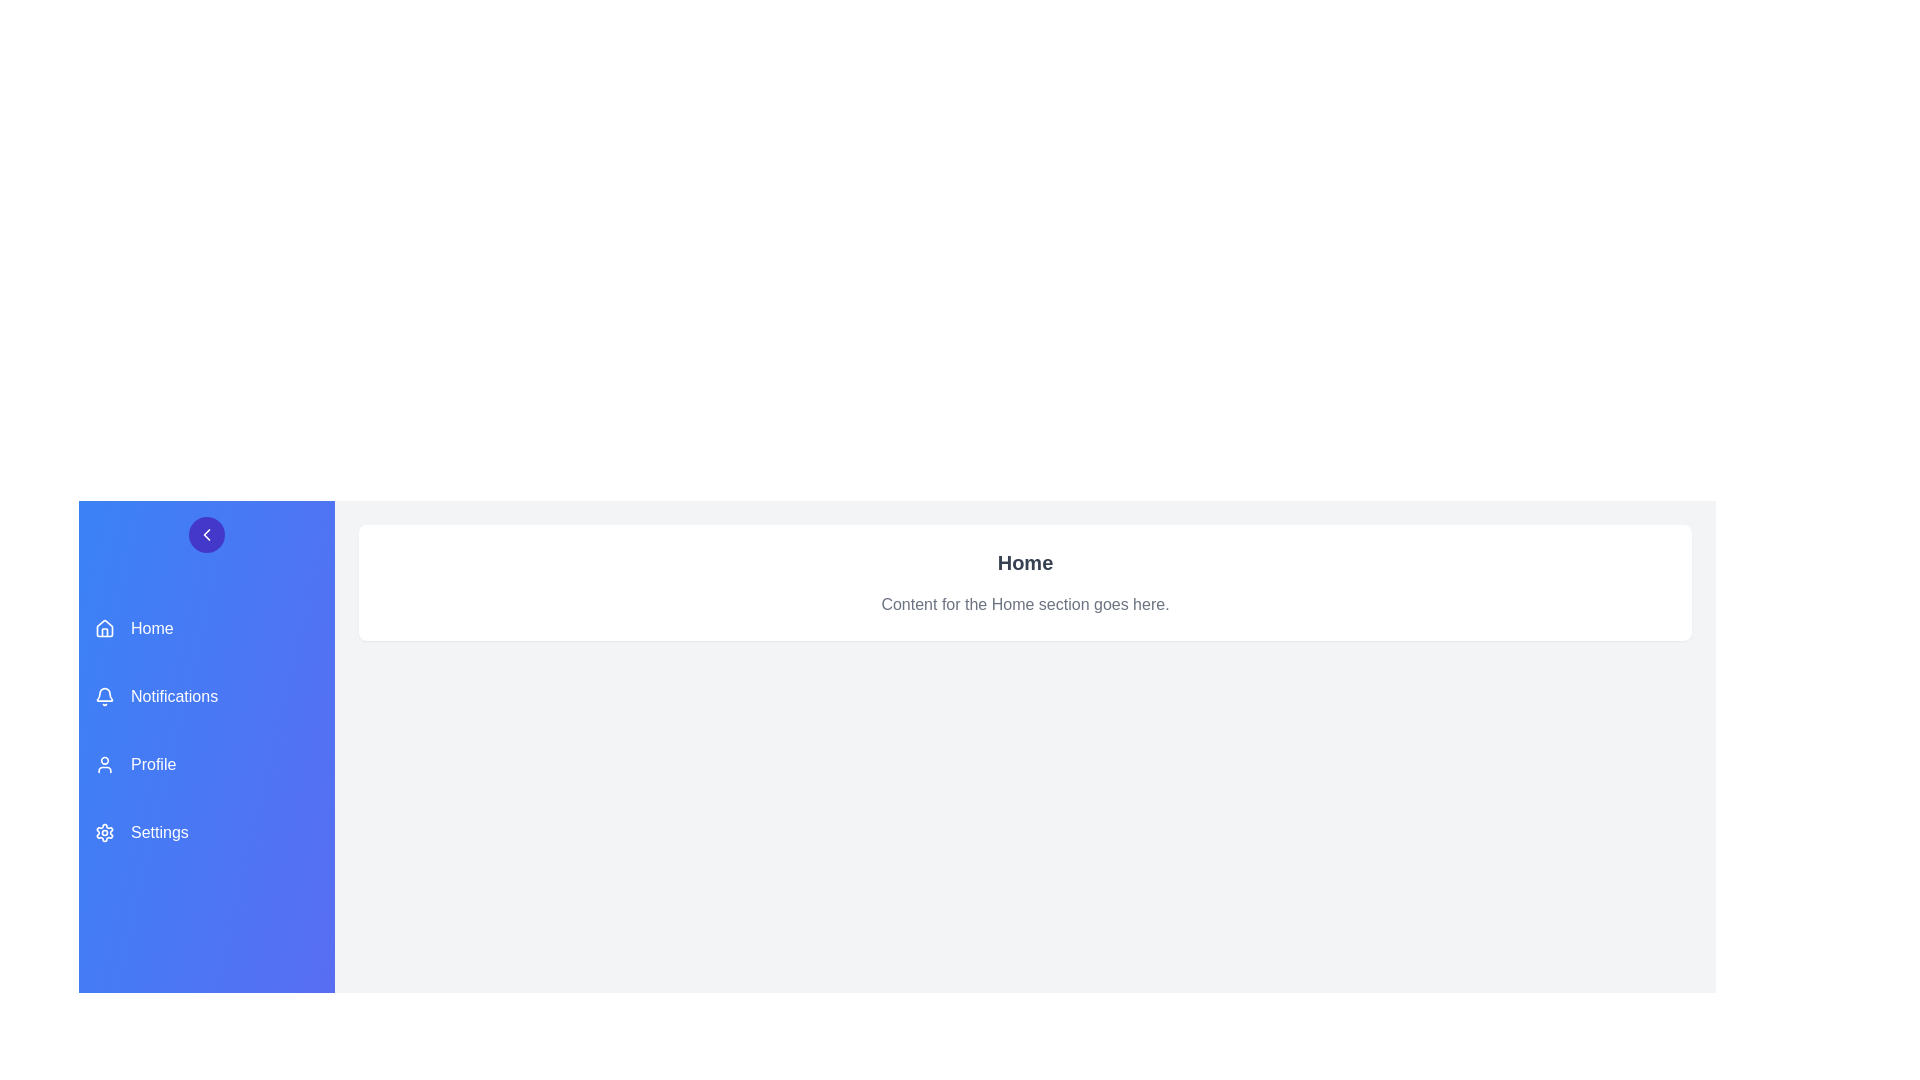  Describe the element at coordinates (206, 696) in the screenshot. I see `the 'Notifications' menu option, which is styled prominently in the left-hand sidebar and features a bell icon next to the text` at that location.